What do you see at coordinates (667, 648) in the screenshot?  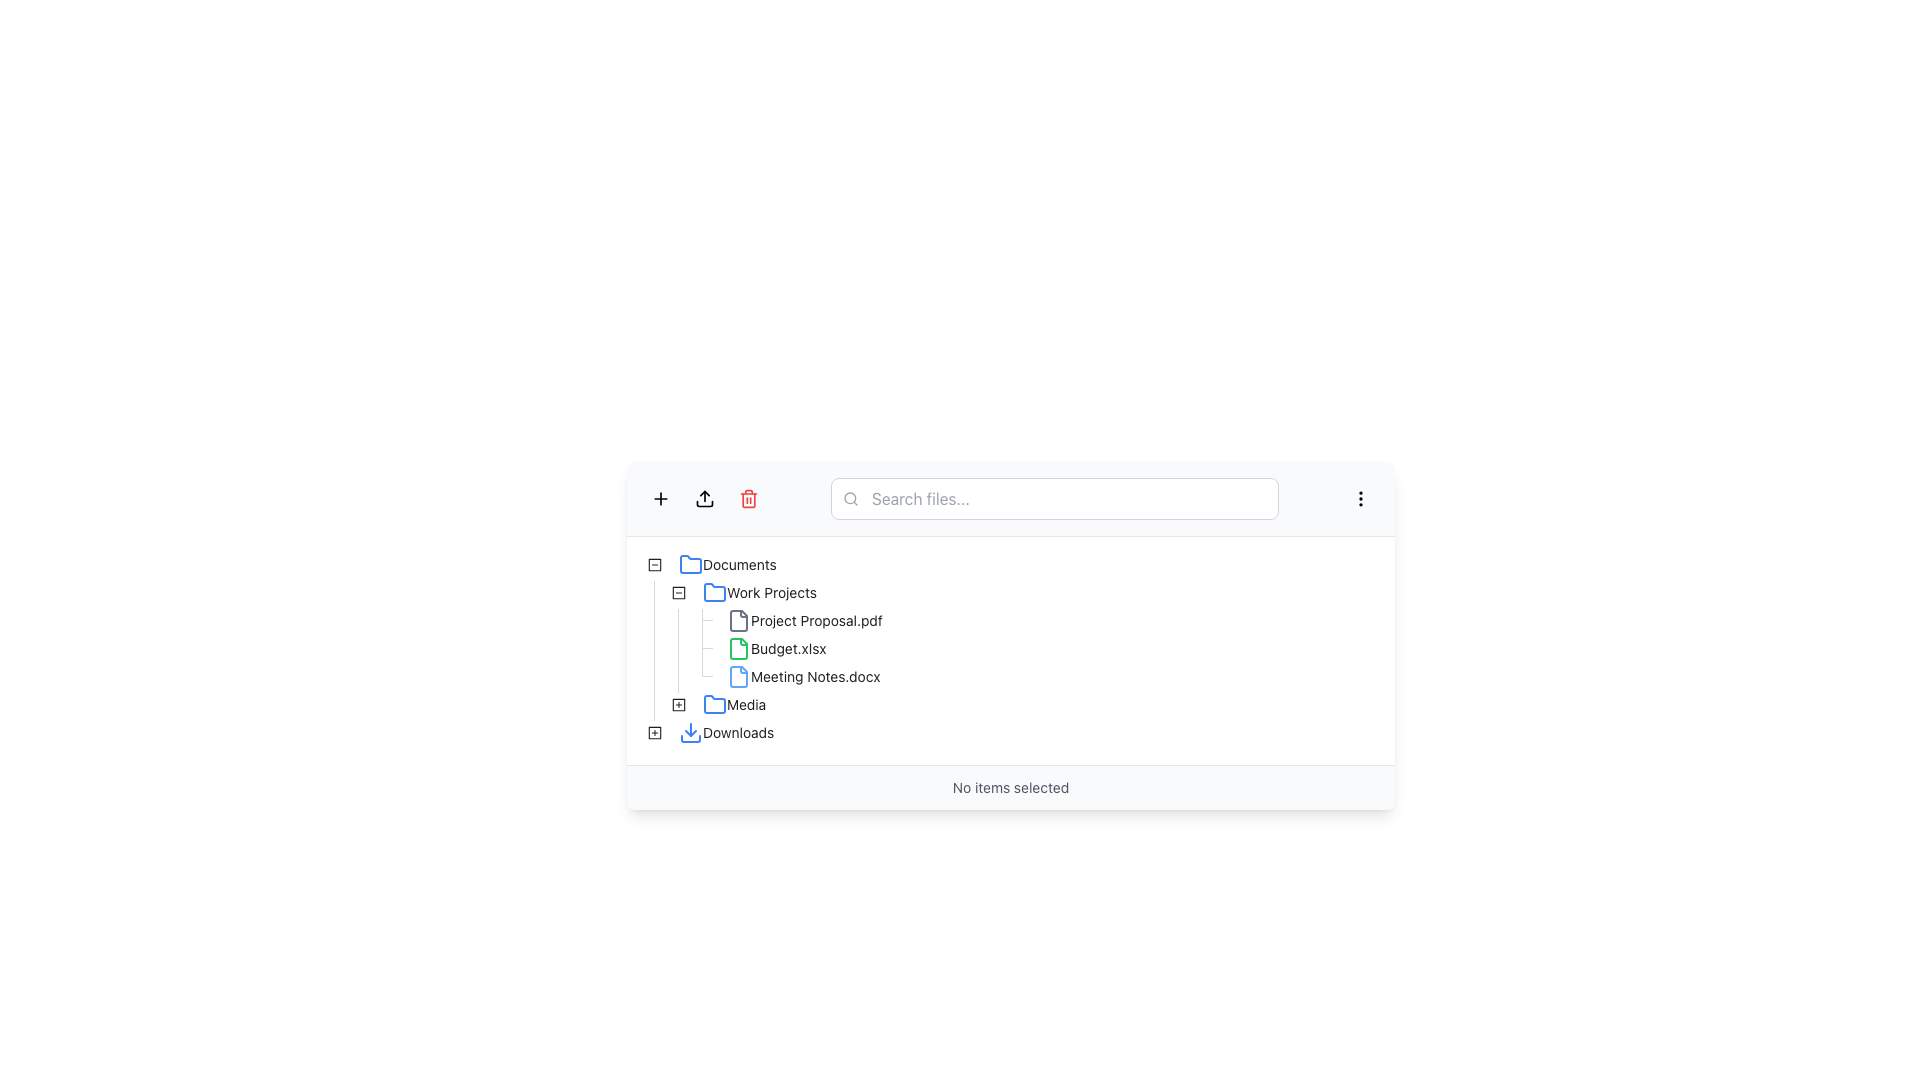 I see `the indentation unit for the tree structure located left of the 'Budget.xlsx' entry in the 'Work Projects' folder` at bounding box center [667, 648].